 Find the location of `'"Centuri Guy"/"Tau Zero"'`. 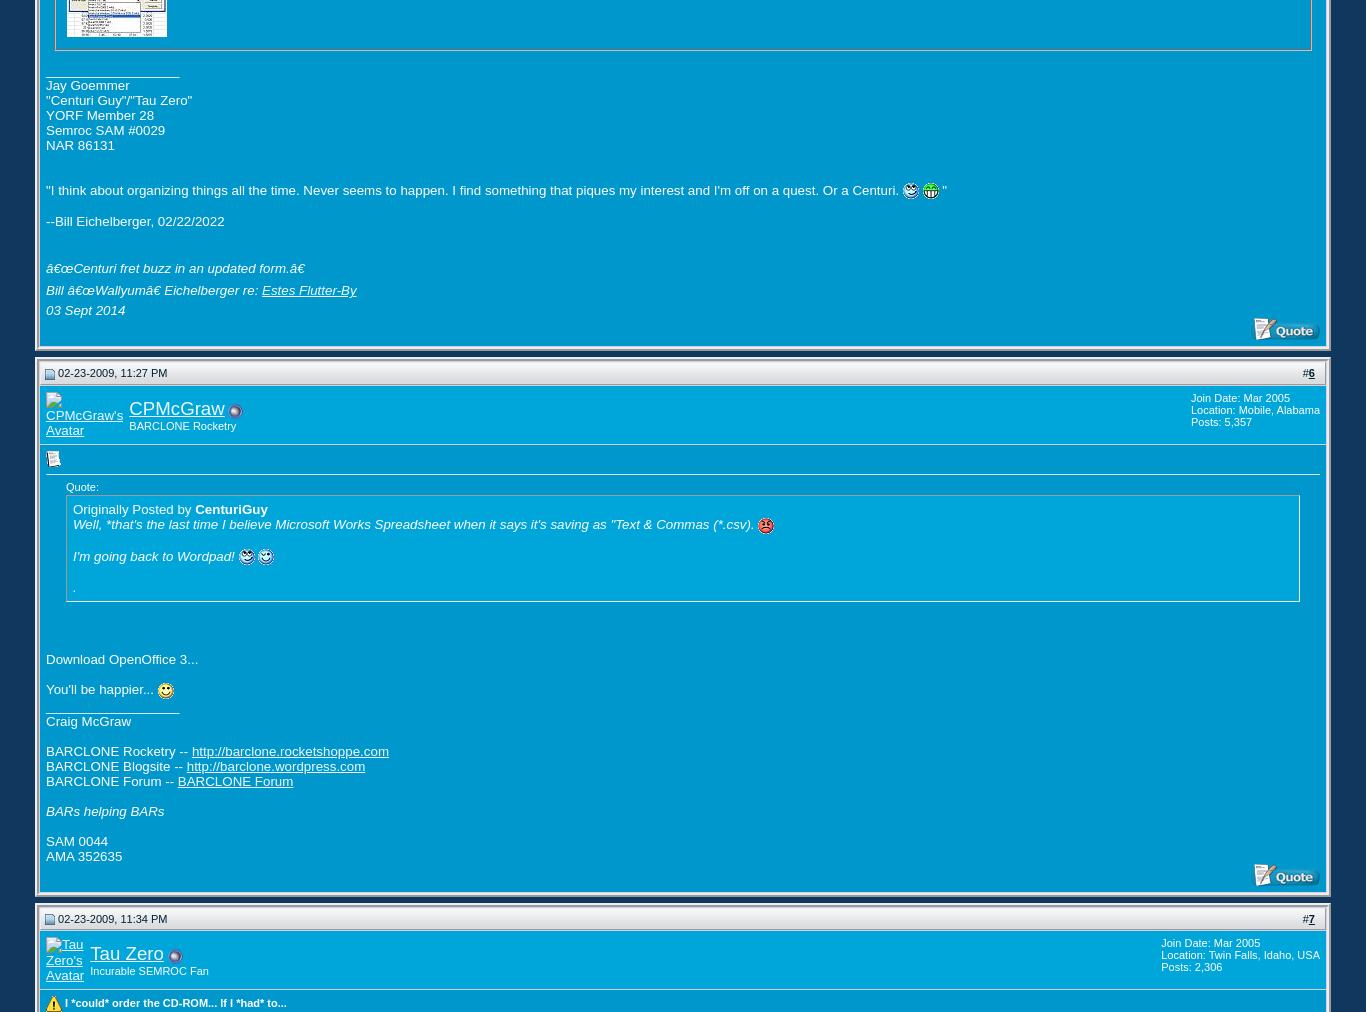

'"Centuri Guy"/"Tau Zero"' is located at coordinates (117, 98).